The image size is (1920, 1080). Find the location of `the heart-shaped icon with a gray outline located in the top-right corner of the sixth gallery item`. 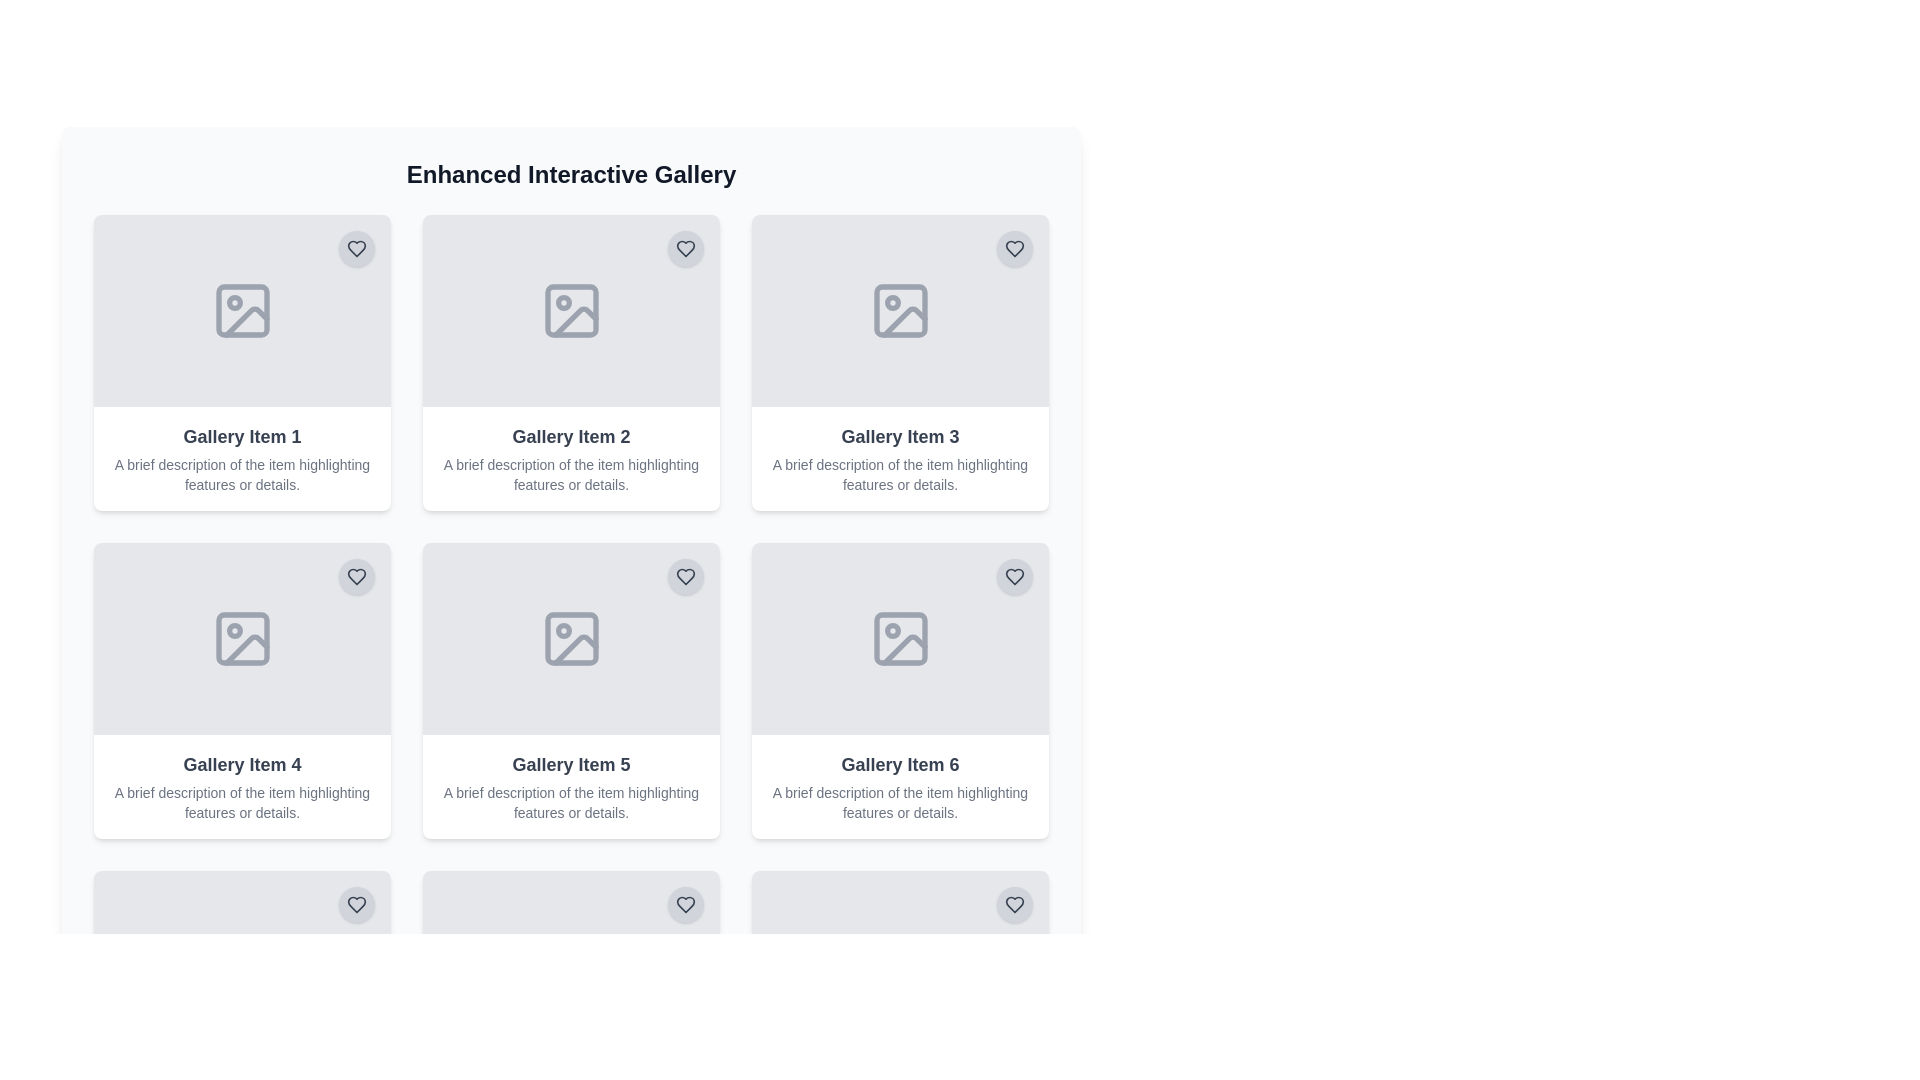

the heart-shaped icon with a gray outline located in the top-right corner of the sixth gallery item is located at coordinates (1014, 577).